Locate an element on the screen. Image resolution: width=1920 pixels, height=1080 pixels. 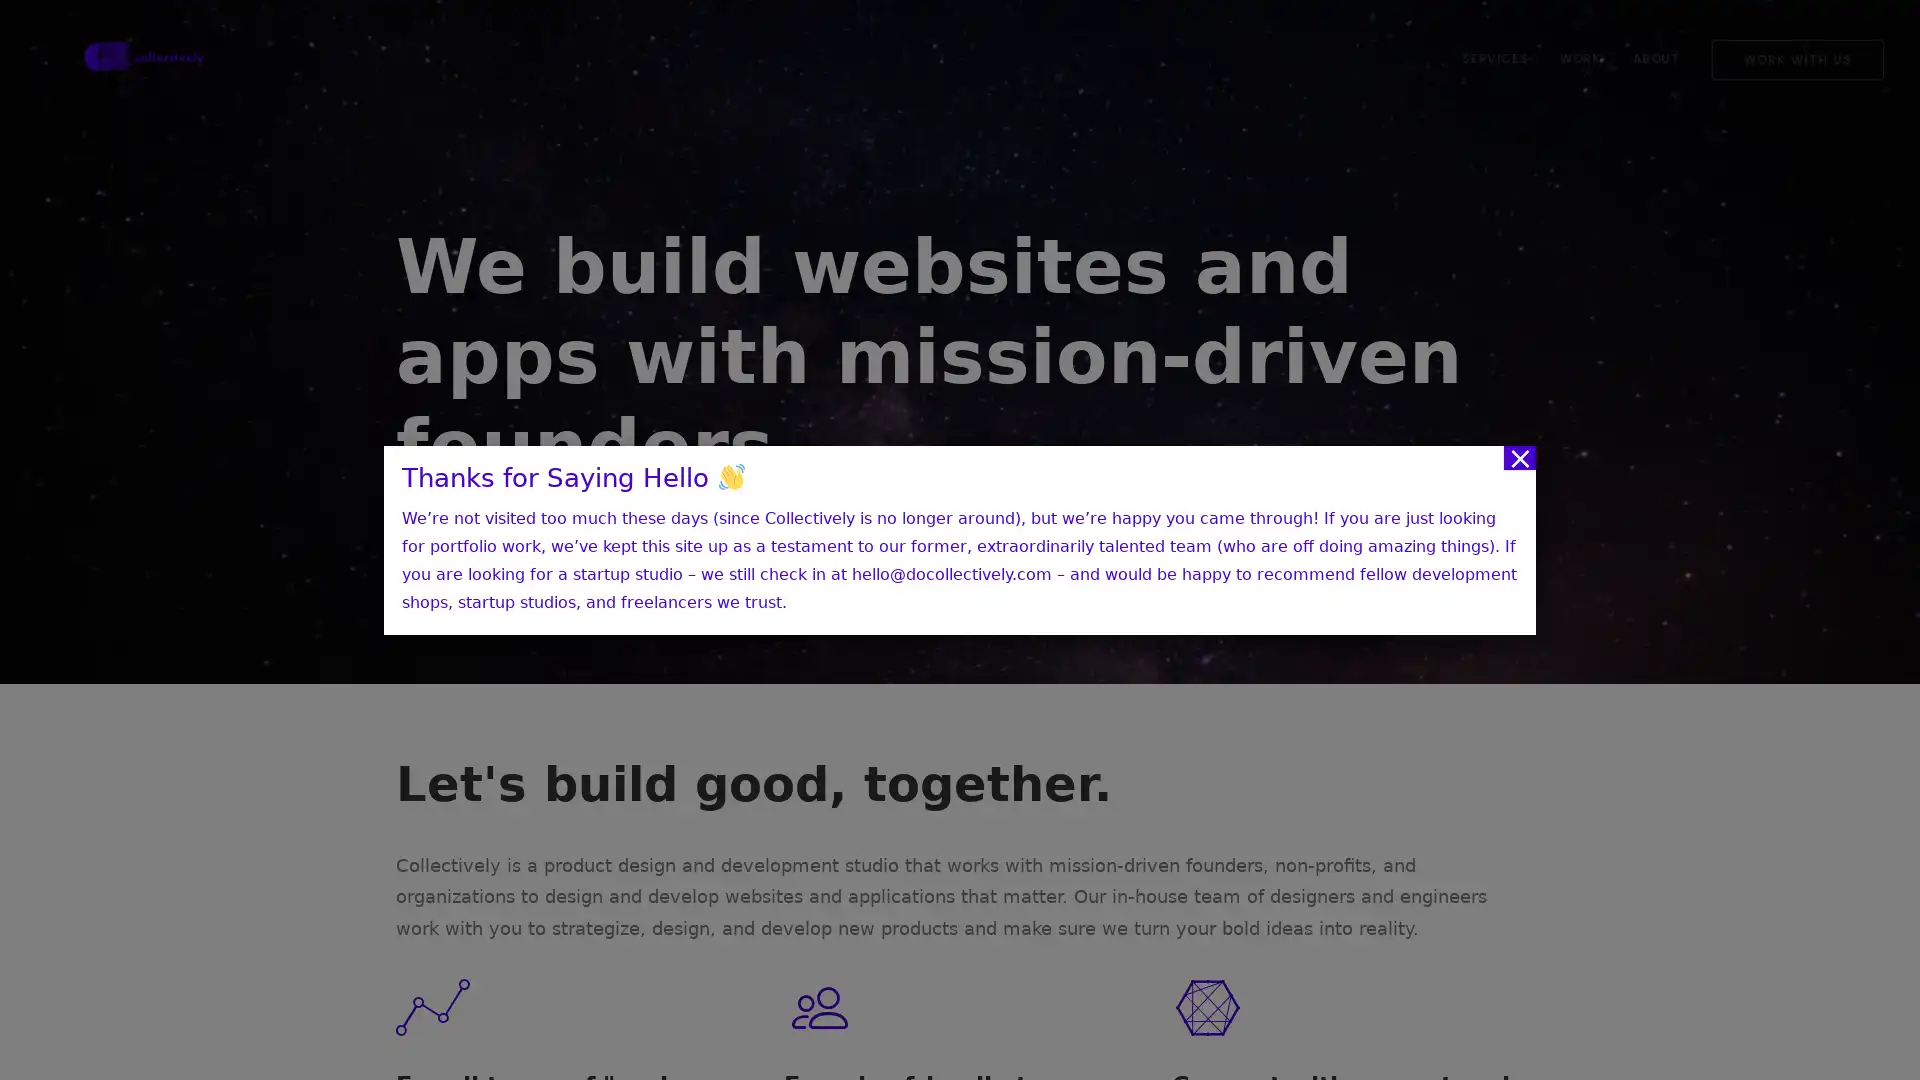
Close is located at coordinates (1520, 458).